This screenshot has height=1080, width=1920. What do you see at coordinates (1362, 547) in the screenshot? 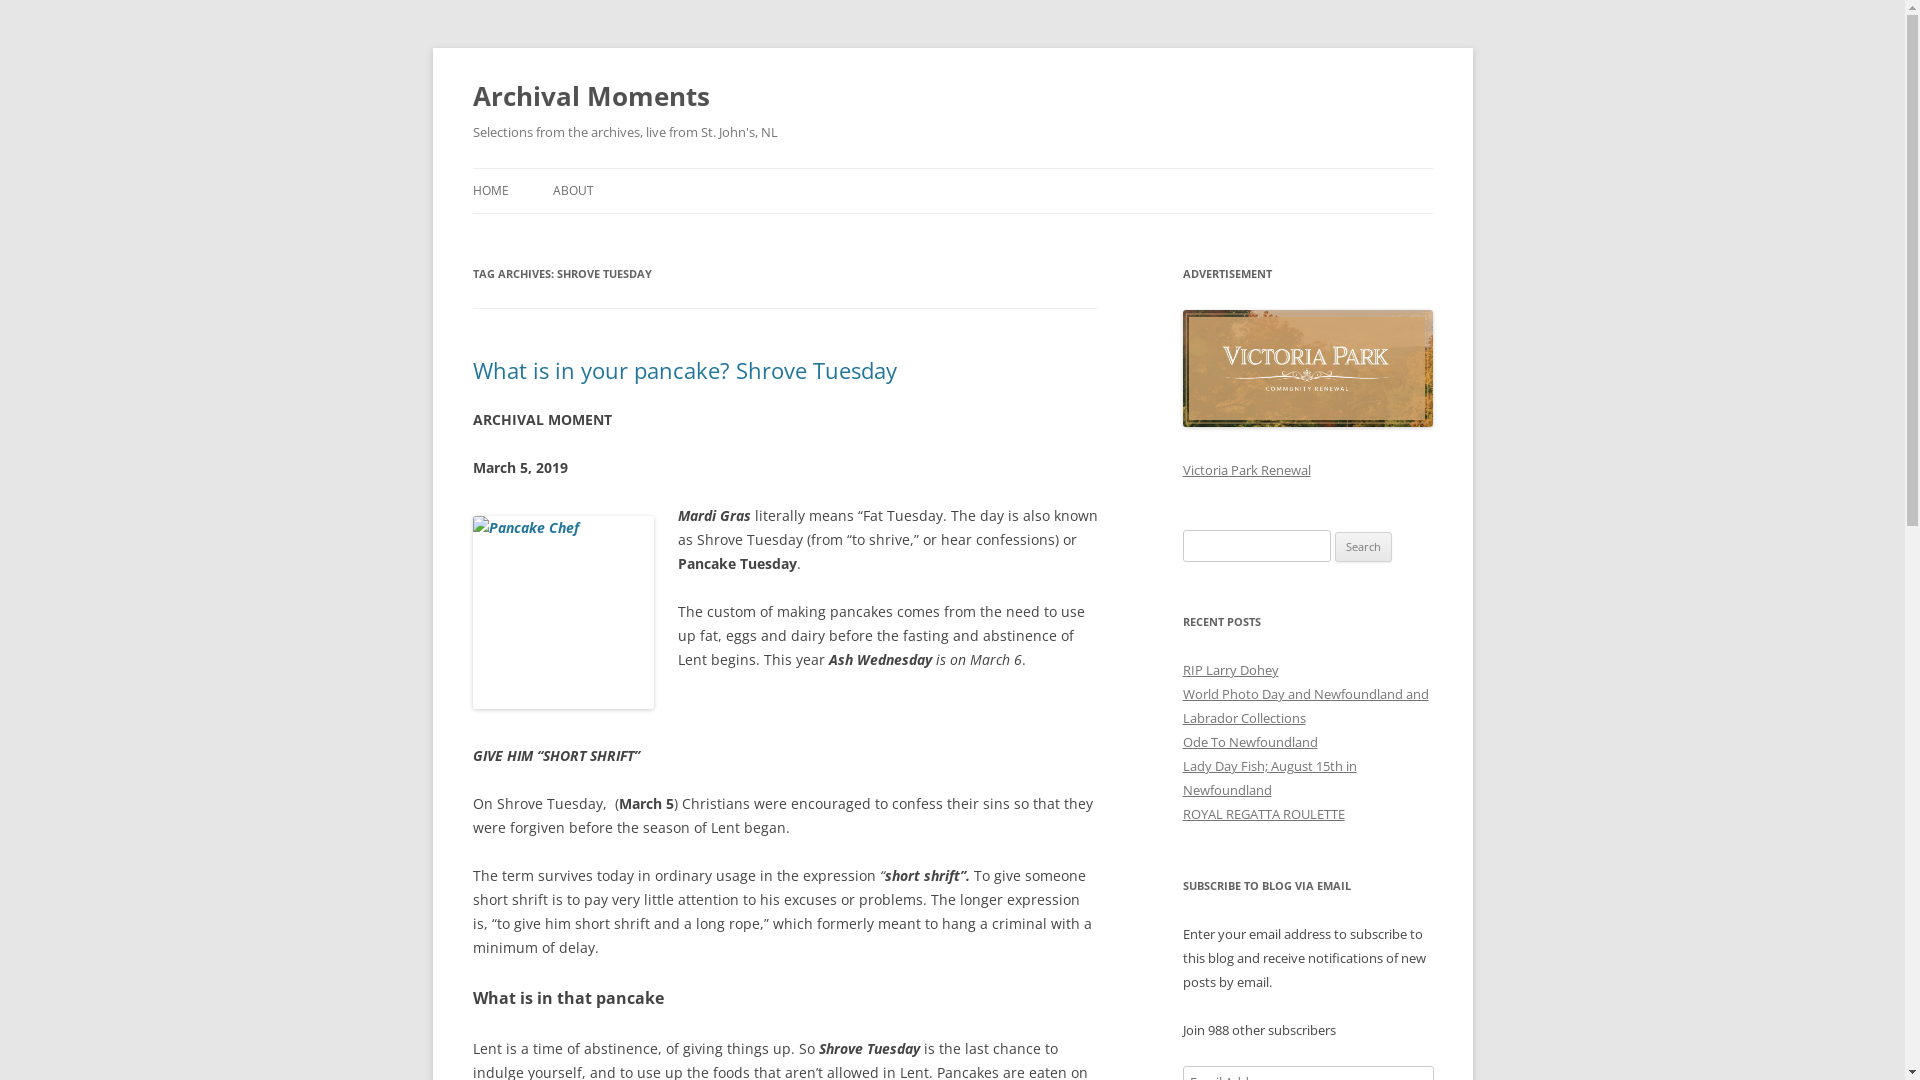
I see `'Search'` at bounding box center [1362, 547].